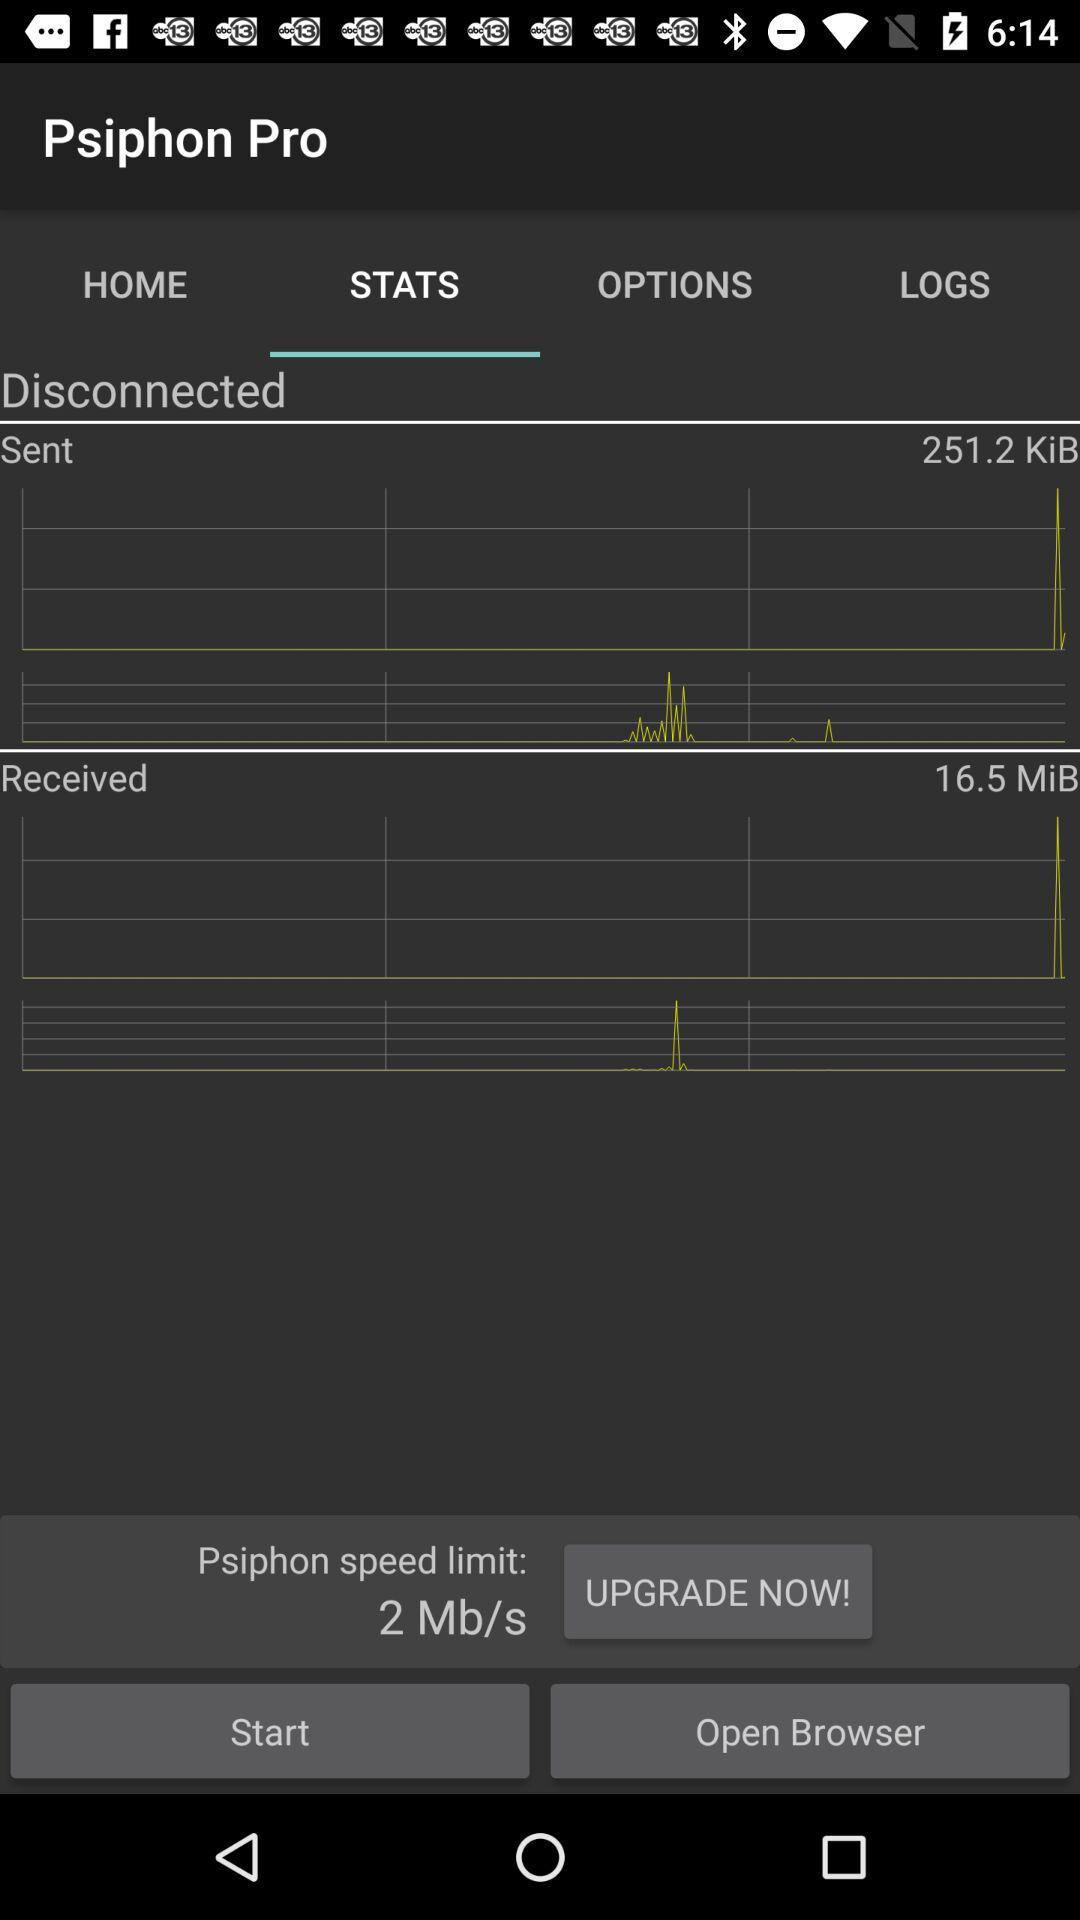 Image resolution: width=1080 pixels, height=1920 pixels. What do you see at coordinates (270, 1730) in the screenshot?
I see `button at the bottom left corner` at bounding box center [270, 1730].